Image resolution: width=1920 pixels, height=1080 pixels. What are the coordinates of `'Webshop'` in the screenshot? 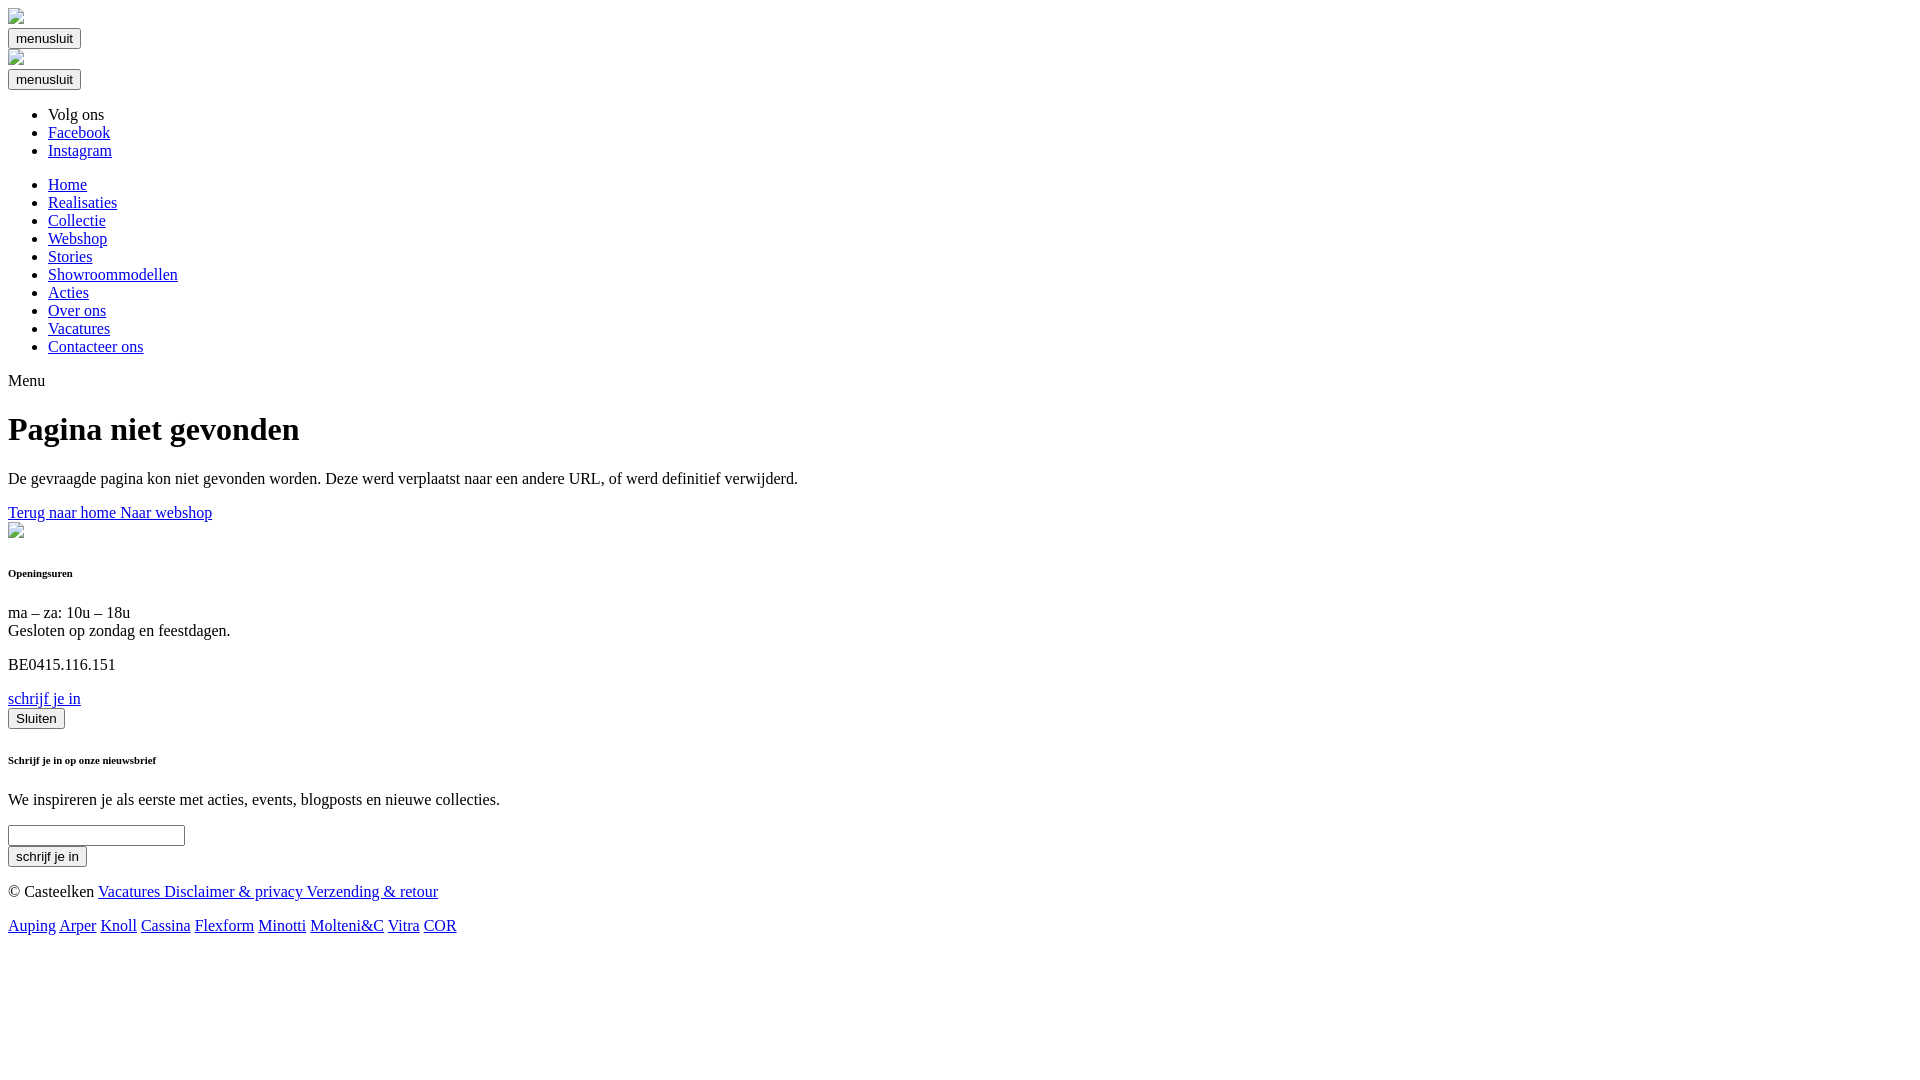 It's located at (77, 237).